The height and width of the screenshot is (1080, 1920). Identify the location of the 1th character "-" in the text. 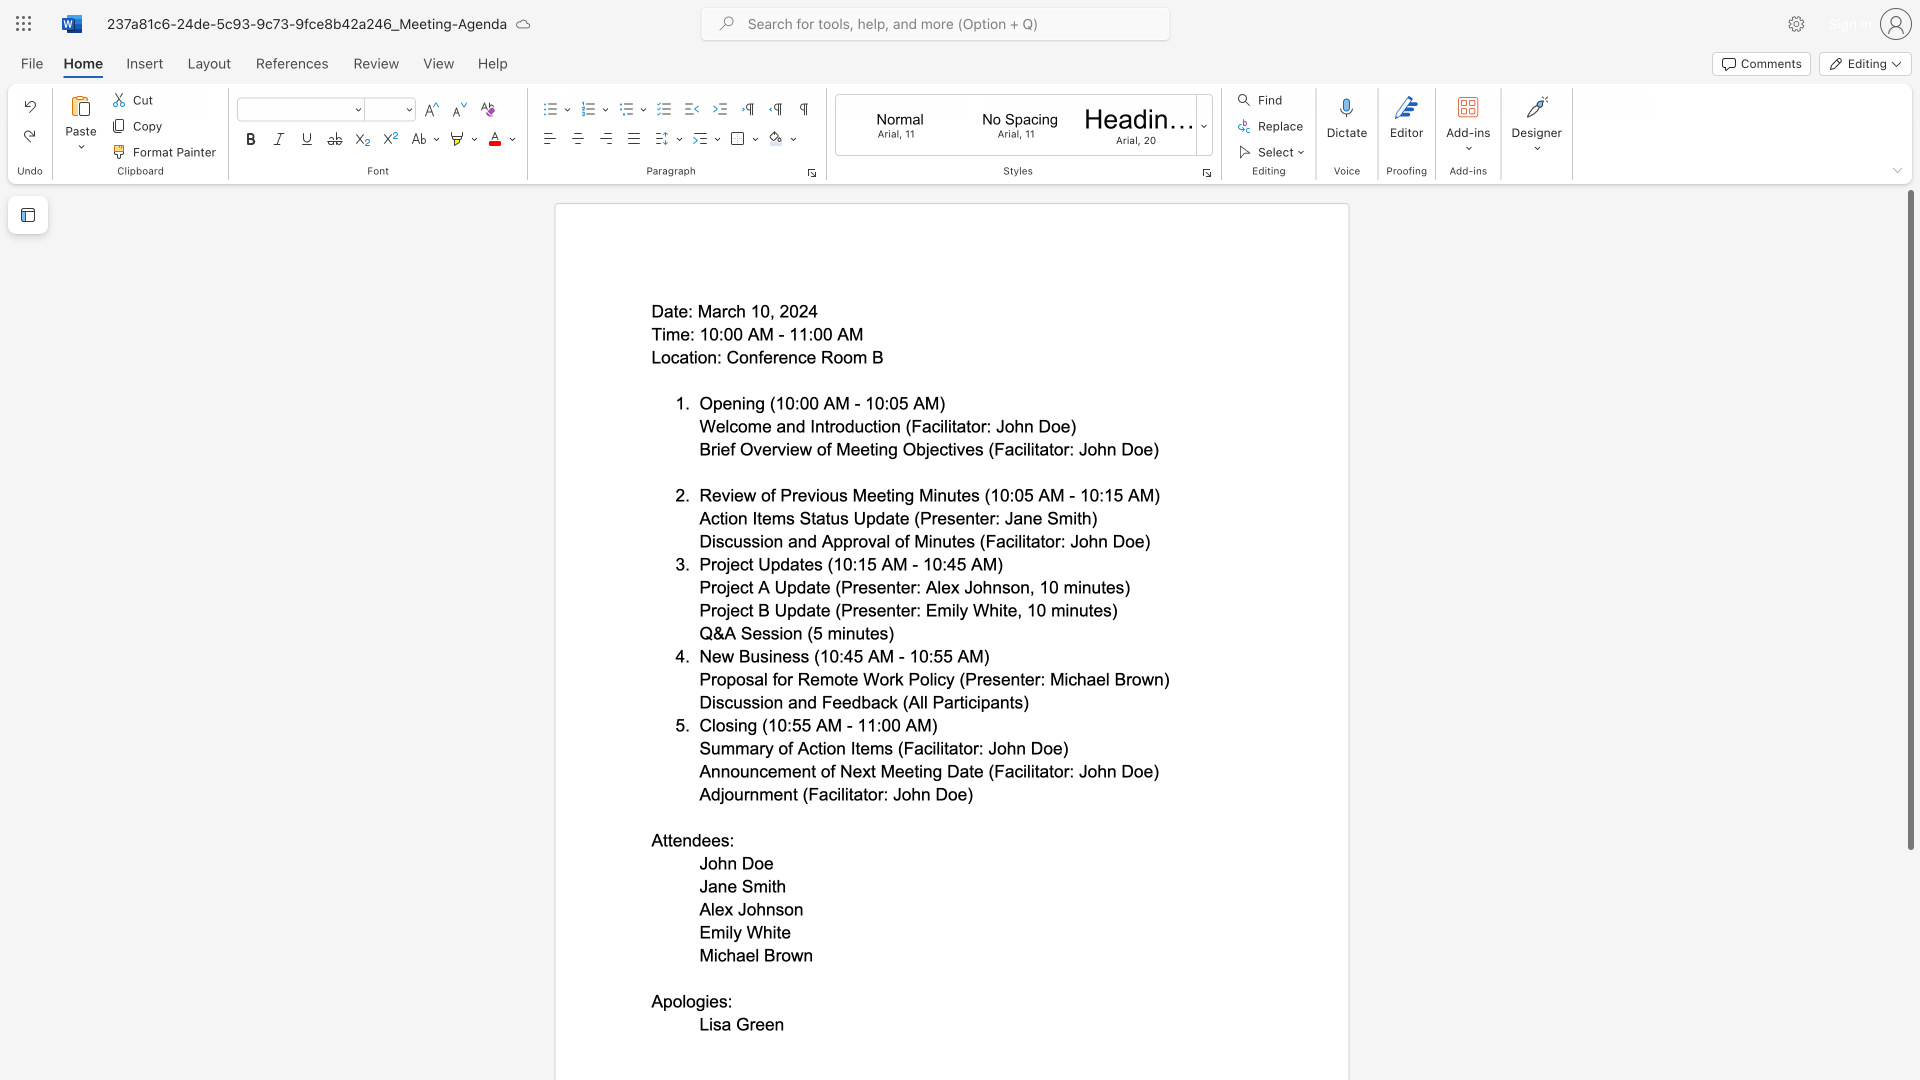
(780, 333).